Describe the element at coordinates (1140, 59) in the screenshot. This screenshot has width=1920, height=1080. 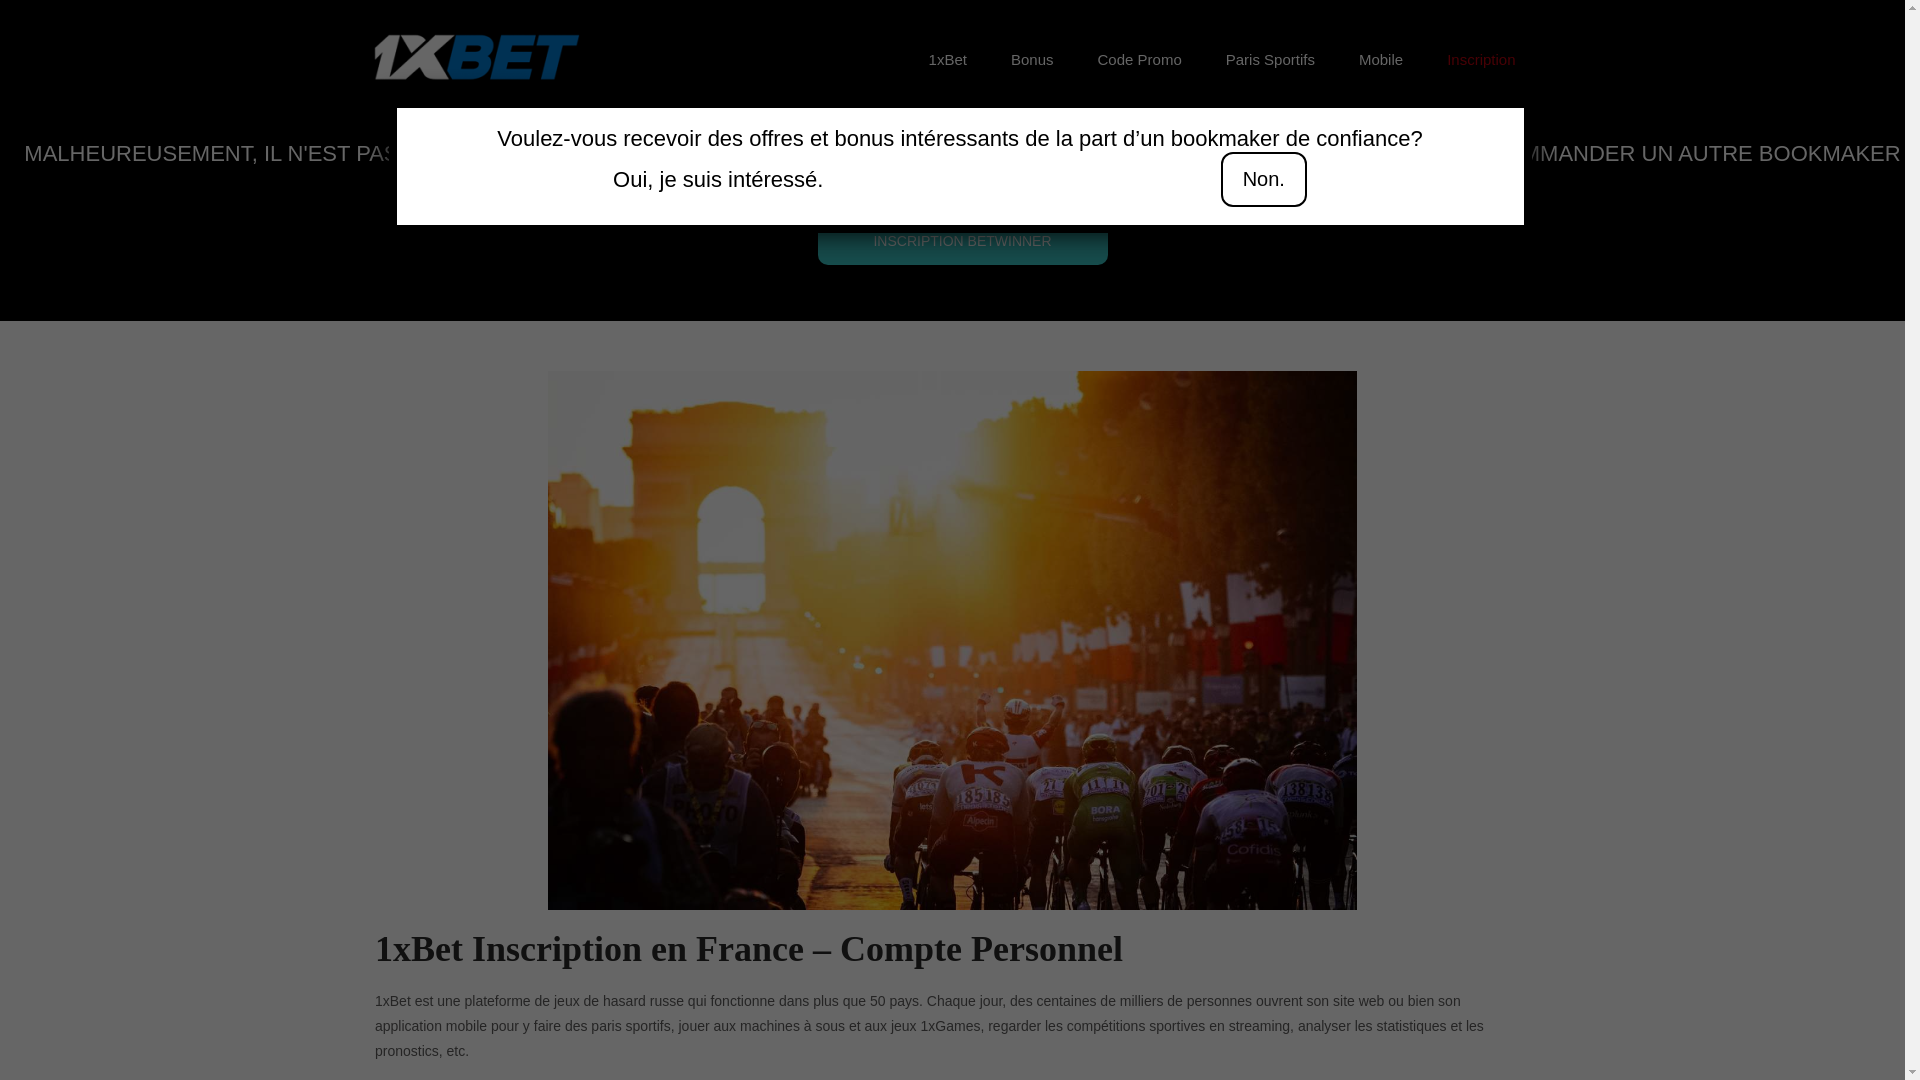
I see `'Code Promo'` at that location.